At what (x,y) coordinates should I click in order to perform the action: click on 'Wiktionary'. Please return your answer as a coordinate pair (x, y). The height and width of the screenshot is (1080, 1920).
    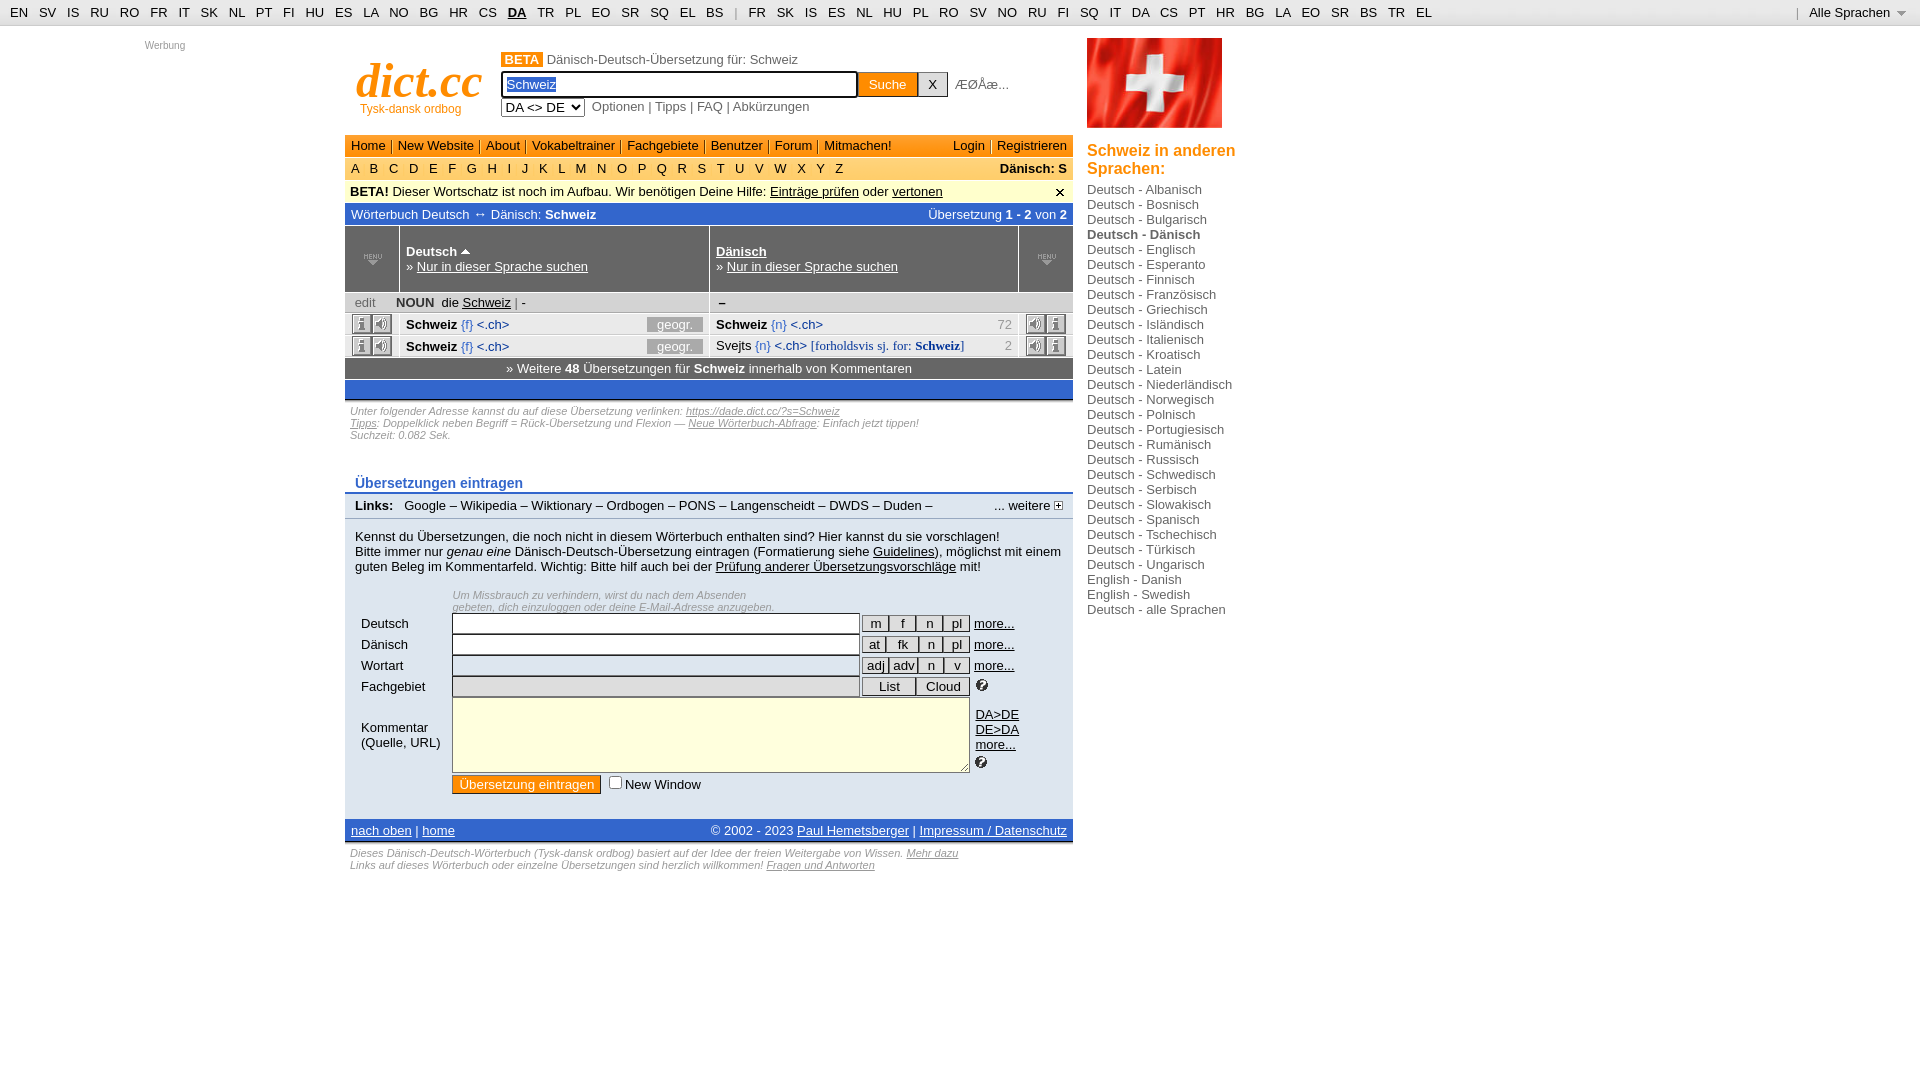
    Looking at the image, I should click on (560, 504).